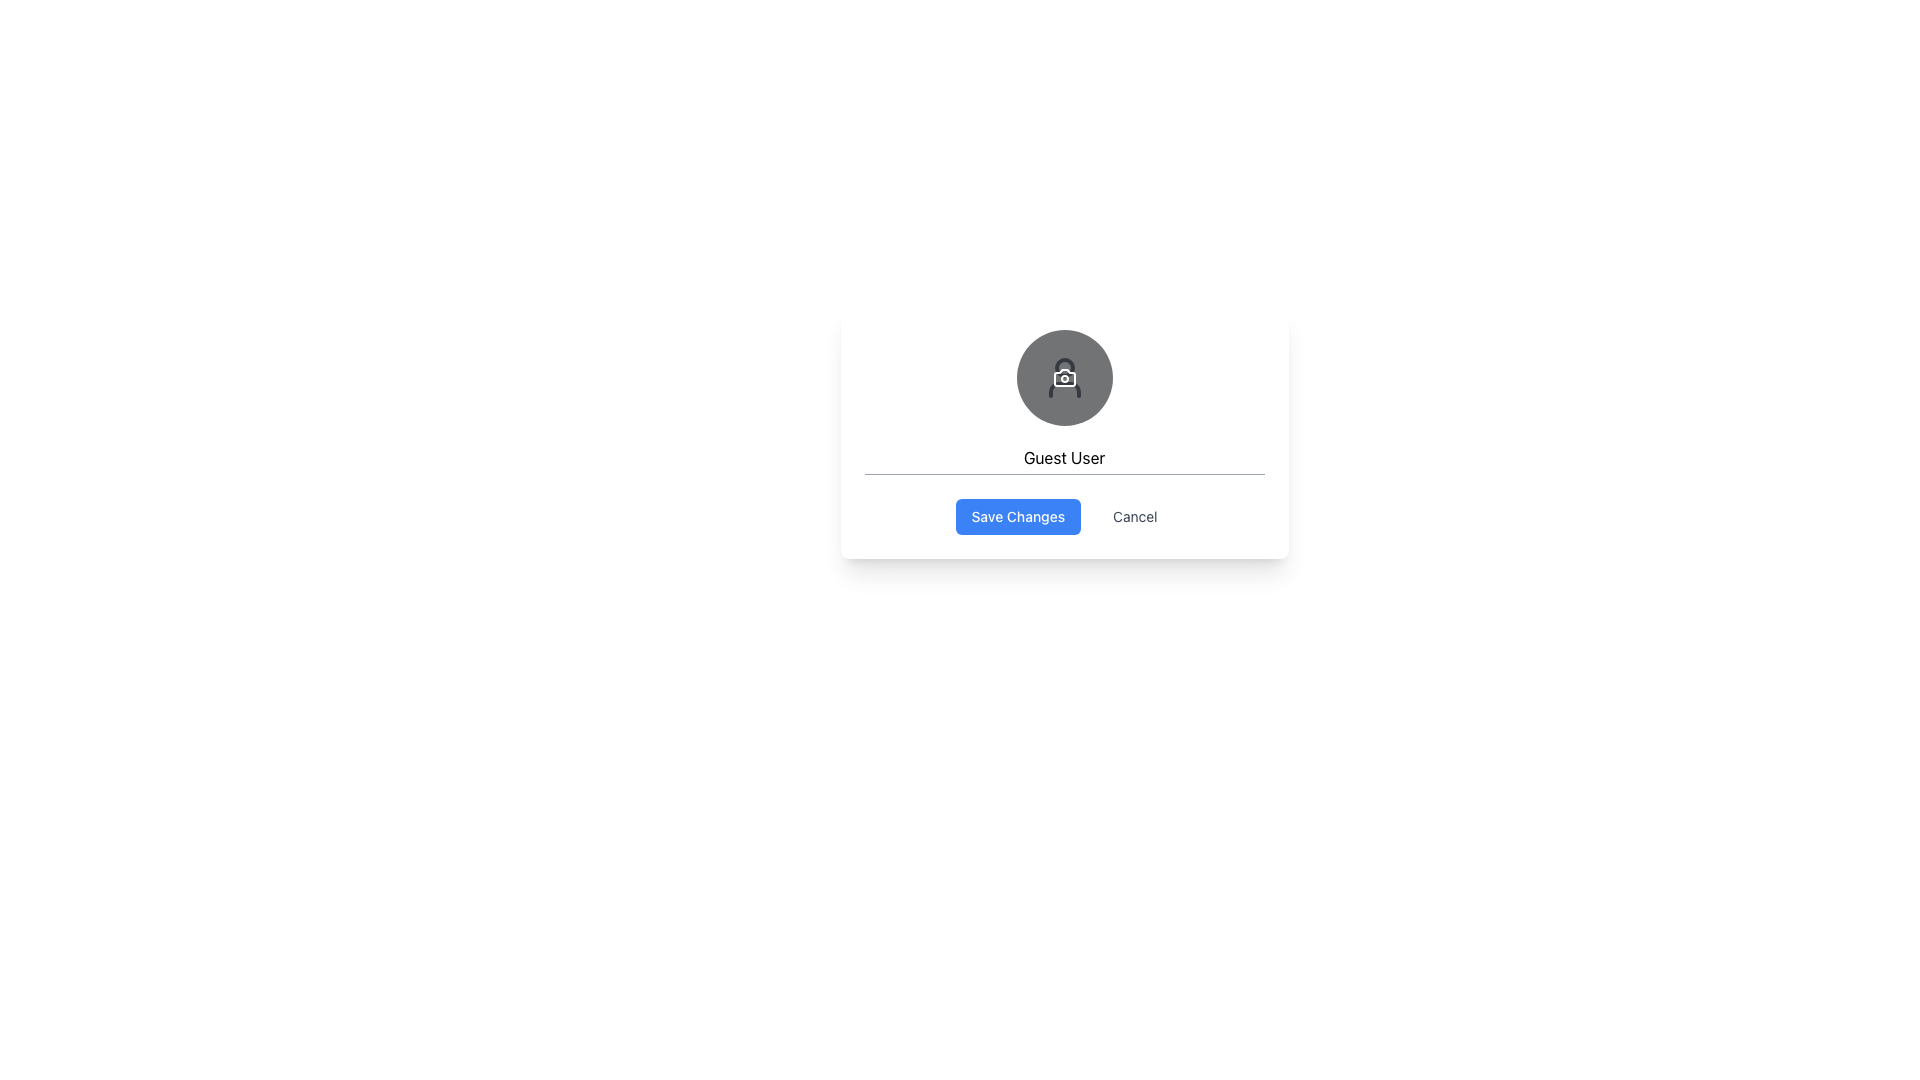 The height and width of the screenshot is (1080, 1920). I want to click on the SVG circle element that represents the head part of the user icon in the user profile avatar placeholder, so click(1063, 367).